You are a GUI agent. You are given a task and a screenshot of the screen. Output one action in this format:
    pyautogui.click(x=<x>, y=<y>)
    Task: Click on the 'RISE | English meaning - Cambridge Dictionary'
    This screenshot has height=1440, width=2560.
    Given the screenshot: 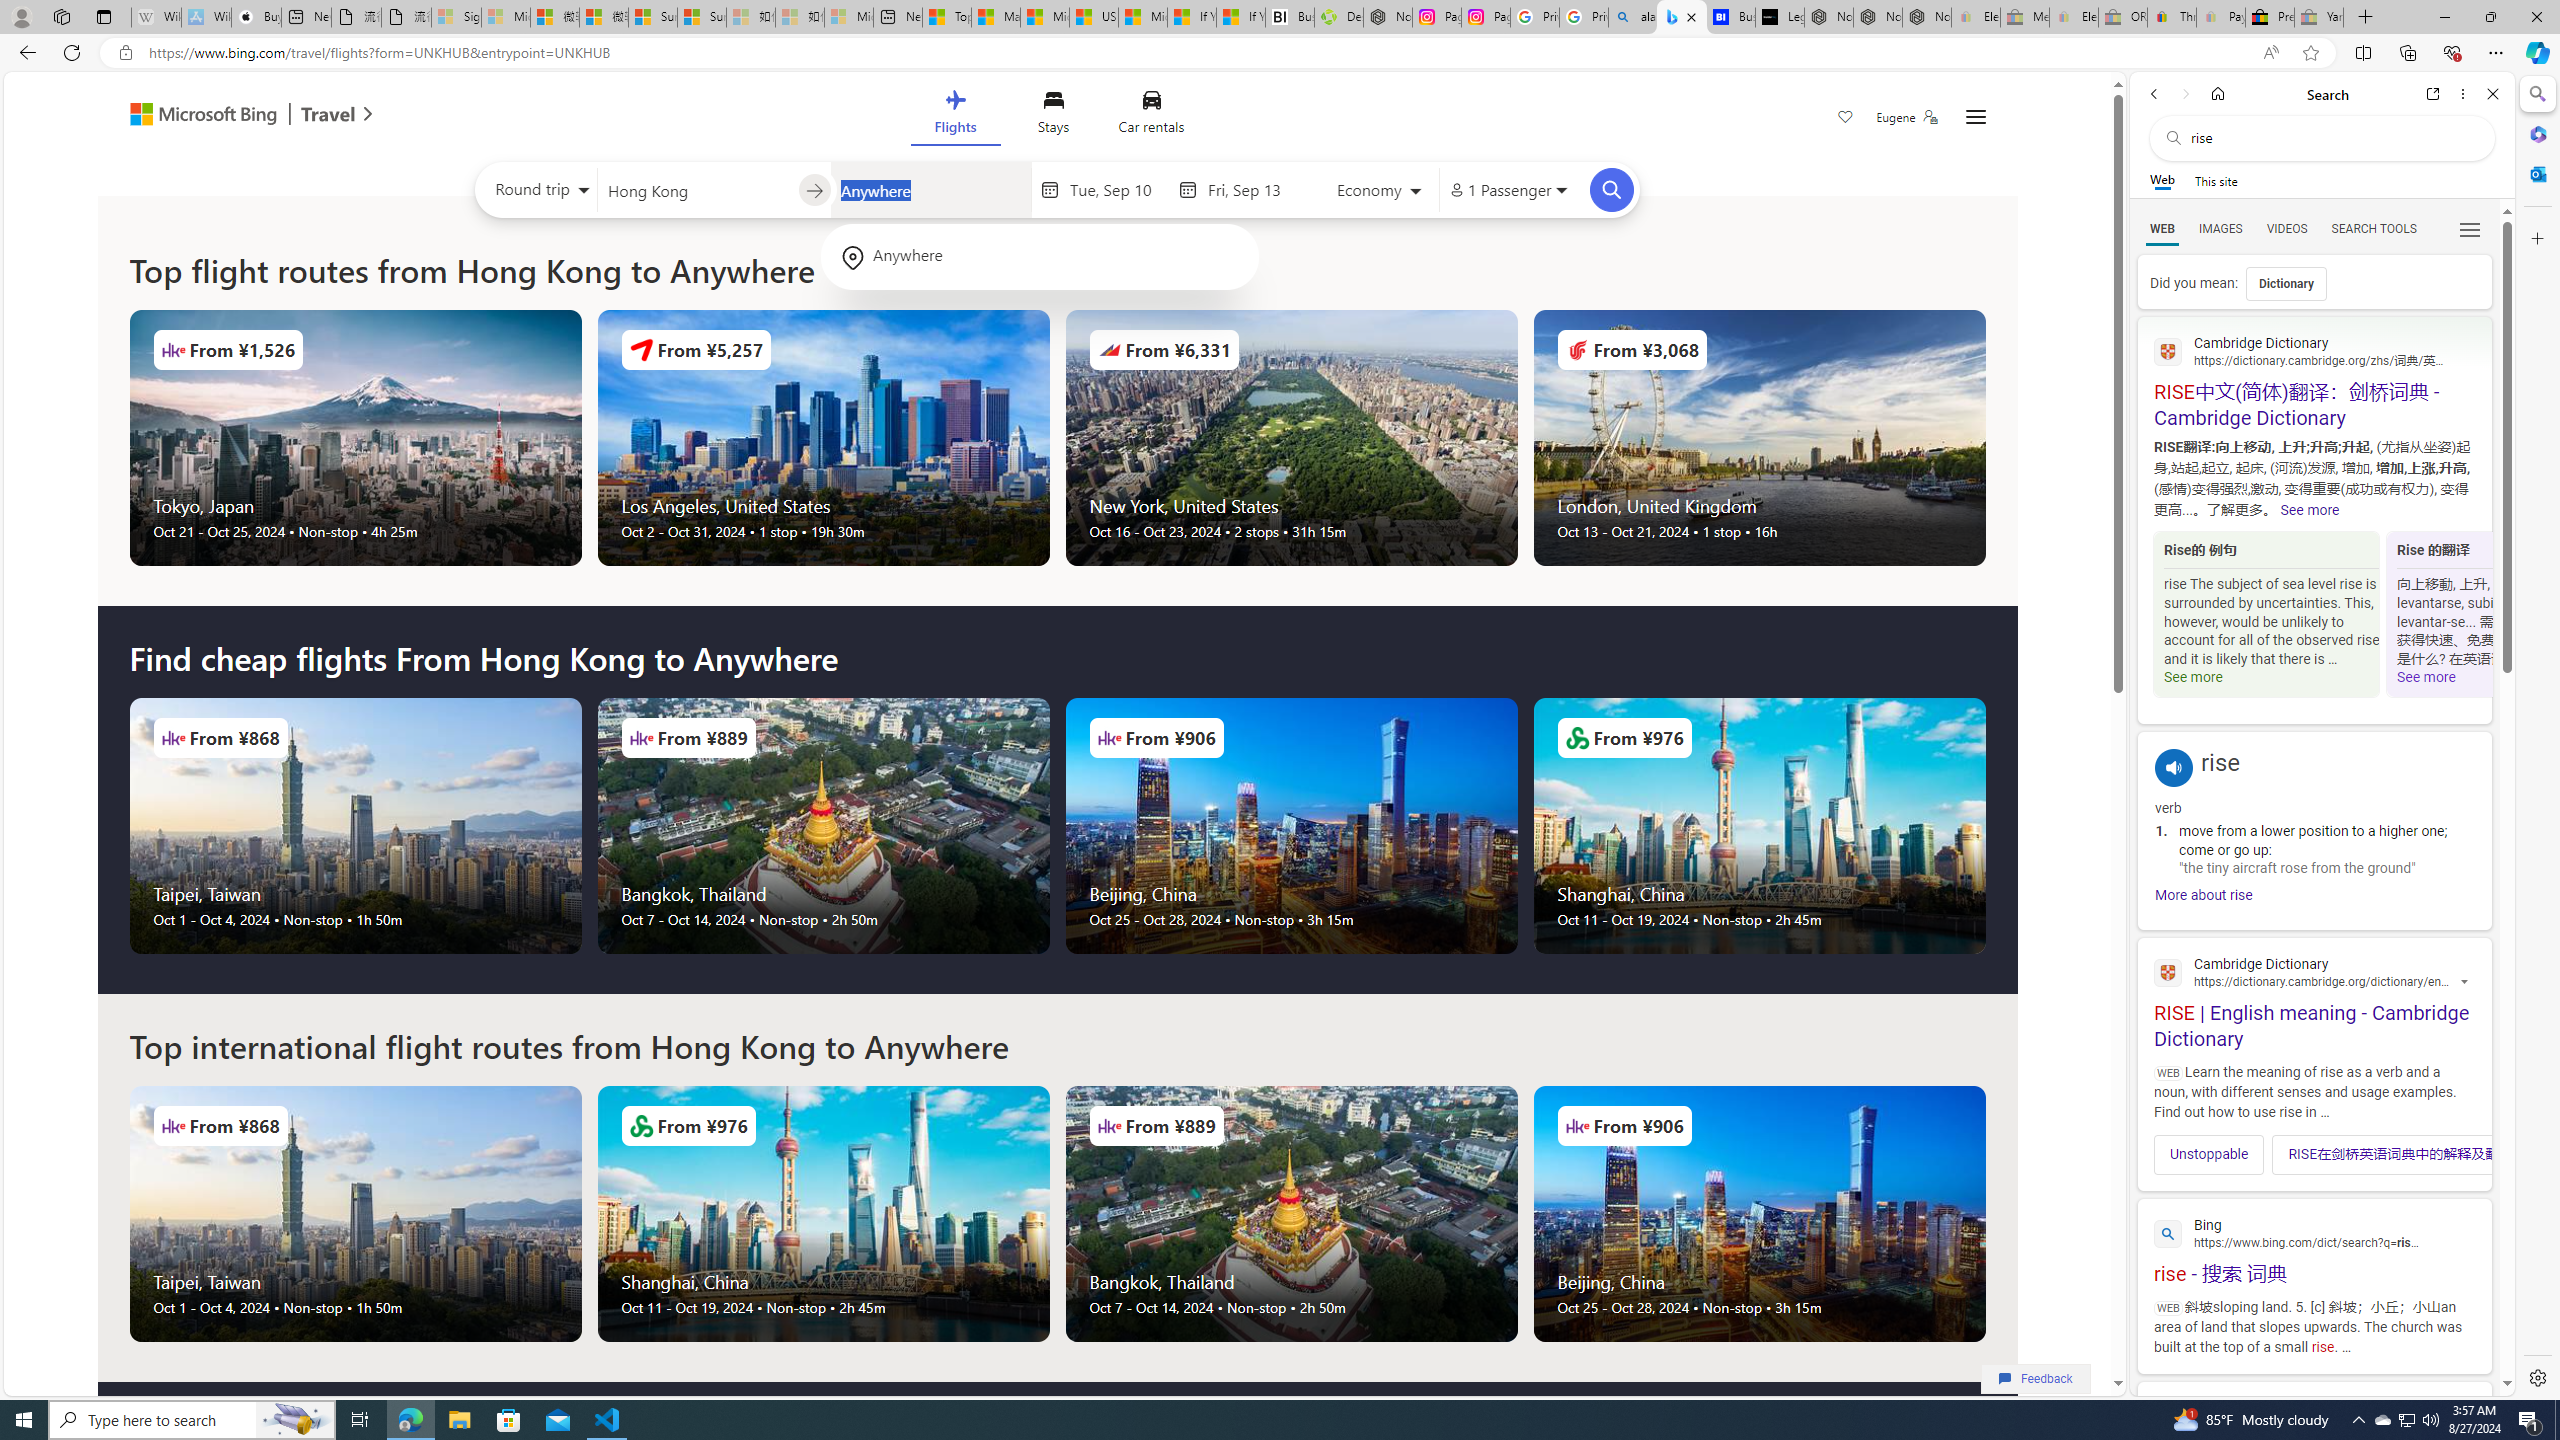 What is the action you would take?
    pyautogui.click(x=2314, y=999)
    